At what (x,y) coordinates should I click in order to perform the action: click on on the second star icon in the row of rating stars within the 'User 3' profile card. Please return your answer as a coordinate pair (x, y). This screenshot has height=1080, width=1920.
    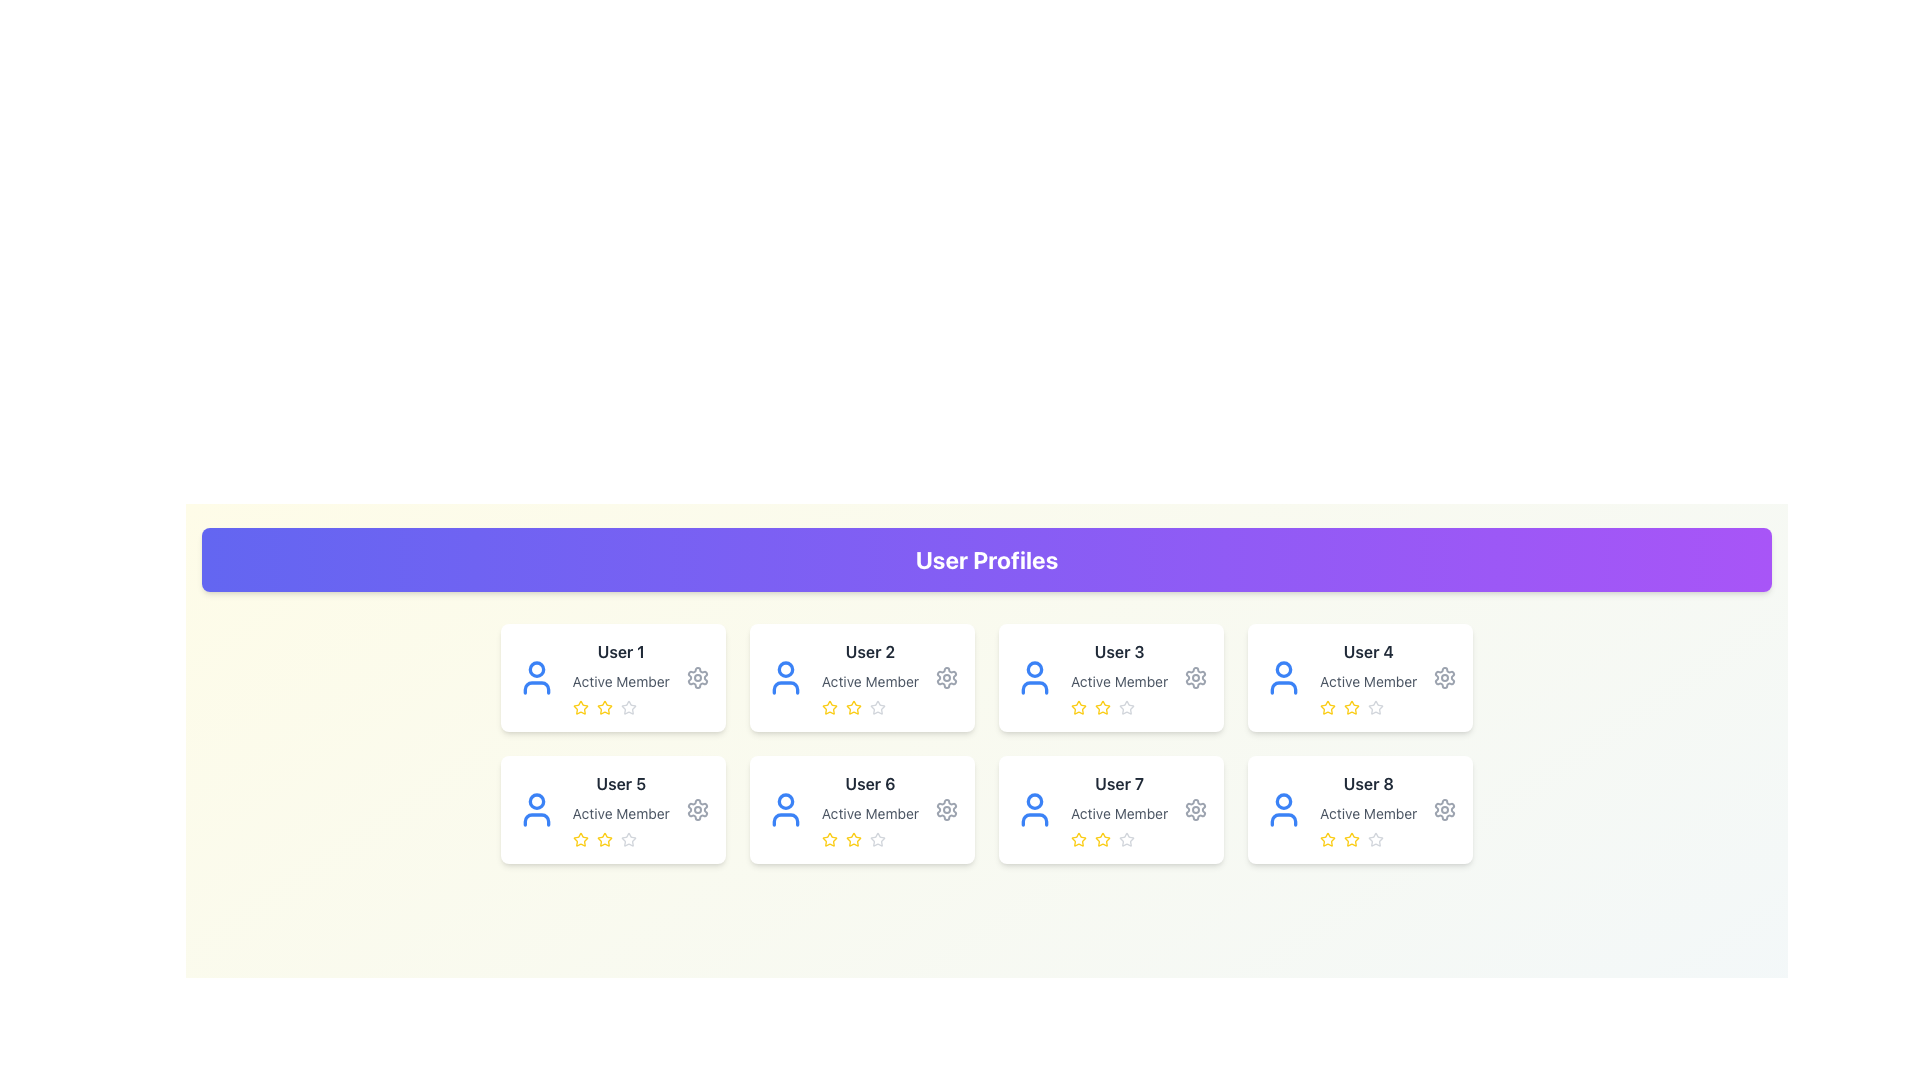
    Looking at the image, I should click on (1118, 707).